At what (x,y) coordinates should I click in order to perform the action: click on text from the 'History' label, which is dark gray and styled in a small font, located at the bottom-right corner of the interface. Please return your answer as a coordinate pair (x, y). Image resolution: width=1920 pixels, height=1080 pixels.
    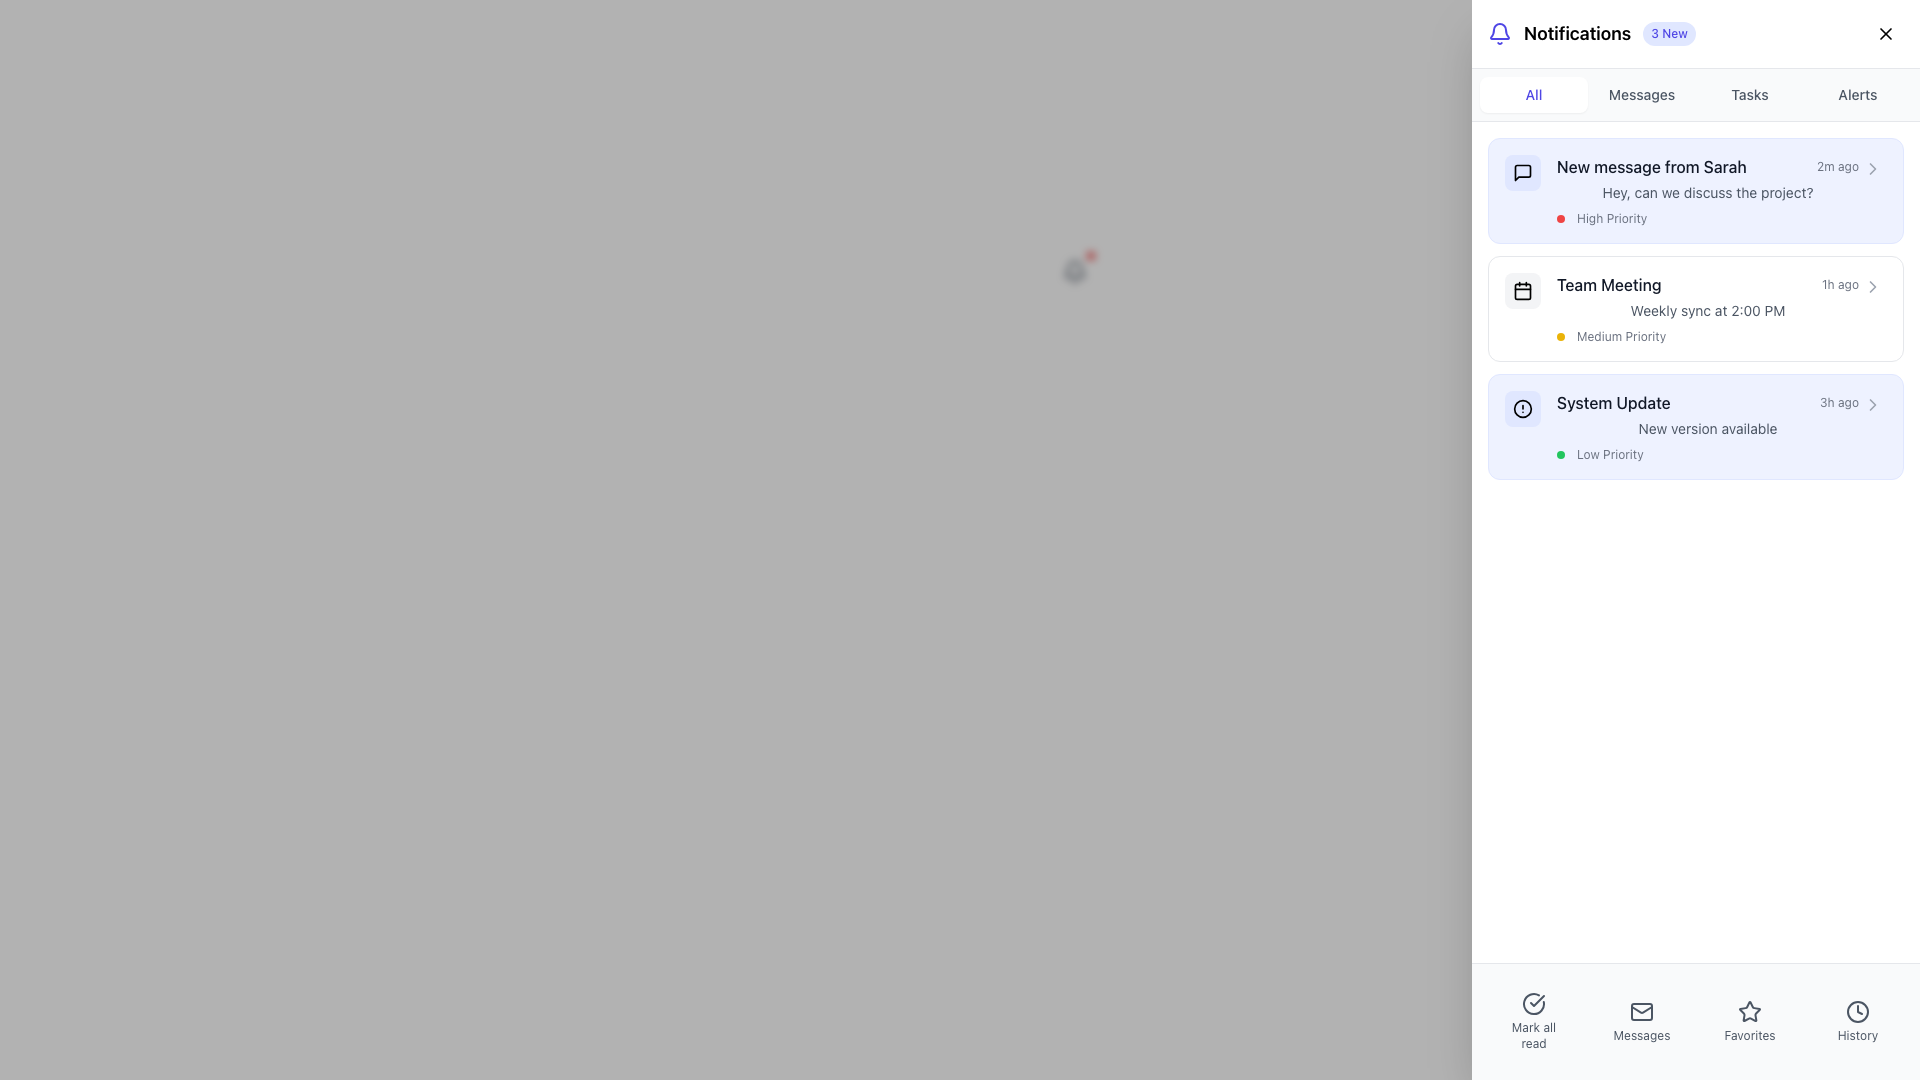
    Looking at the image, I should click on (1856, 1035).